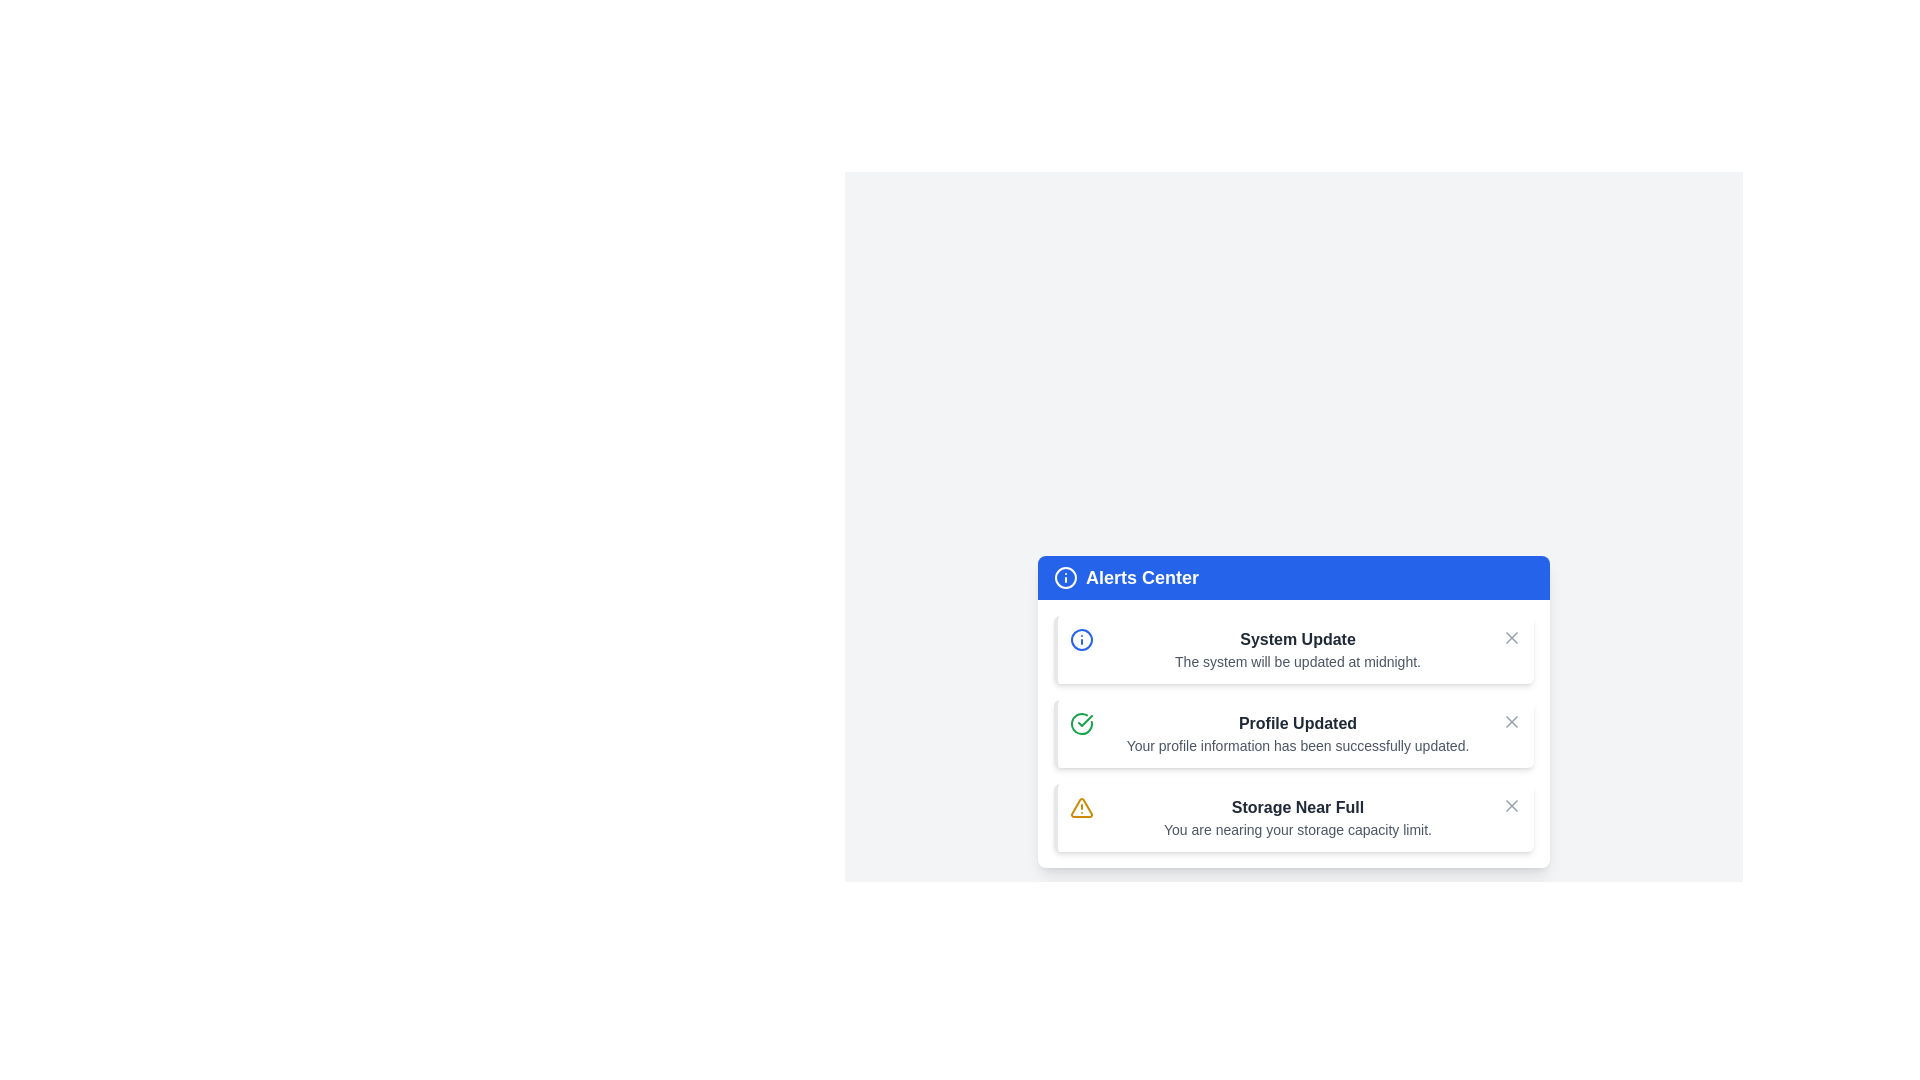  I want to click on the circular icon representing the informational alert in the 'System Update' section, so click(1064, 578).